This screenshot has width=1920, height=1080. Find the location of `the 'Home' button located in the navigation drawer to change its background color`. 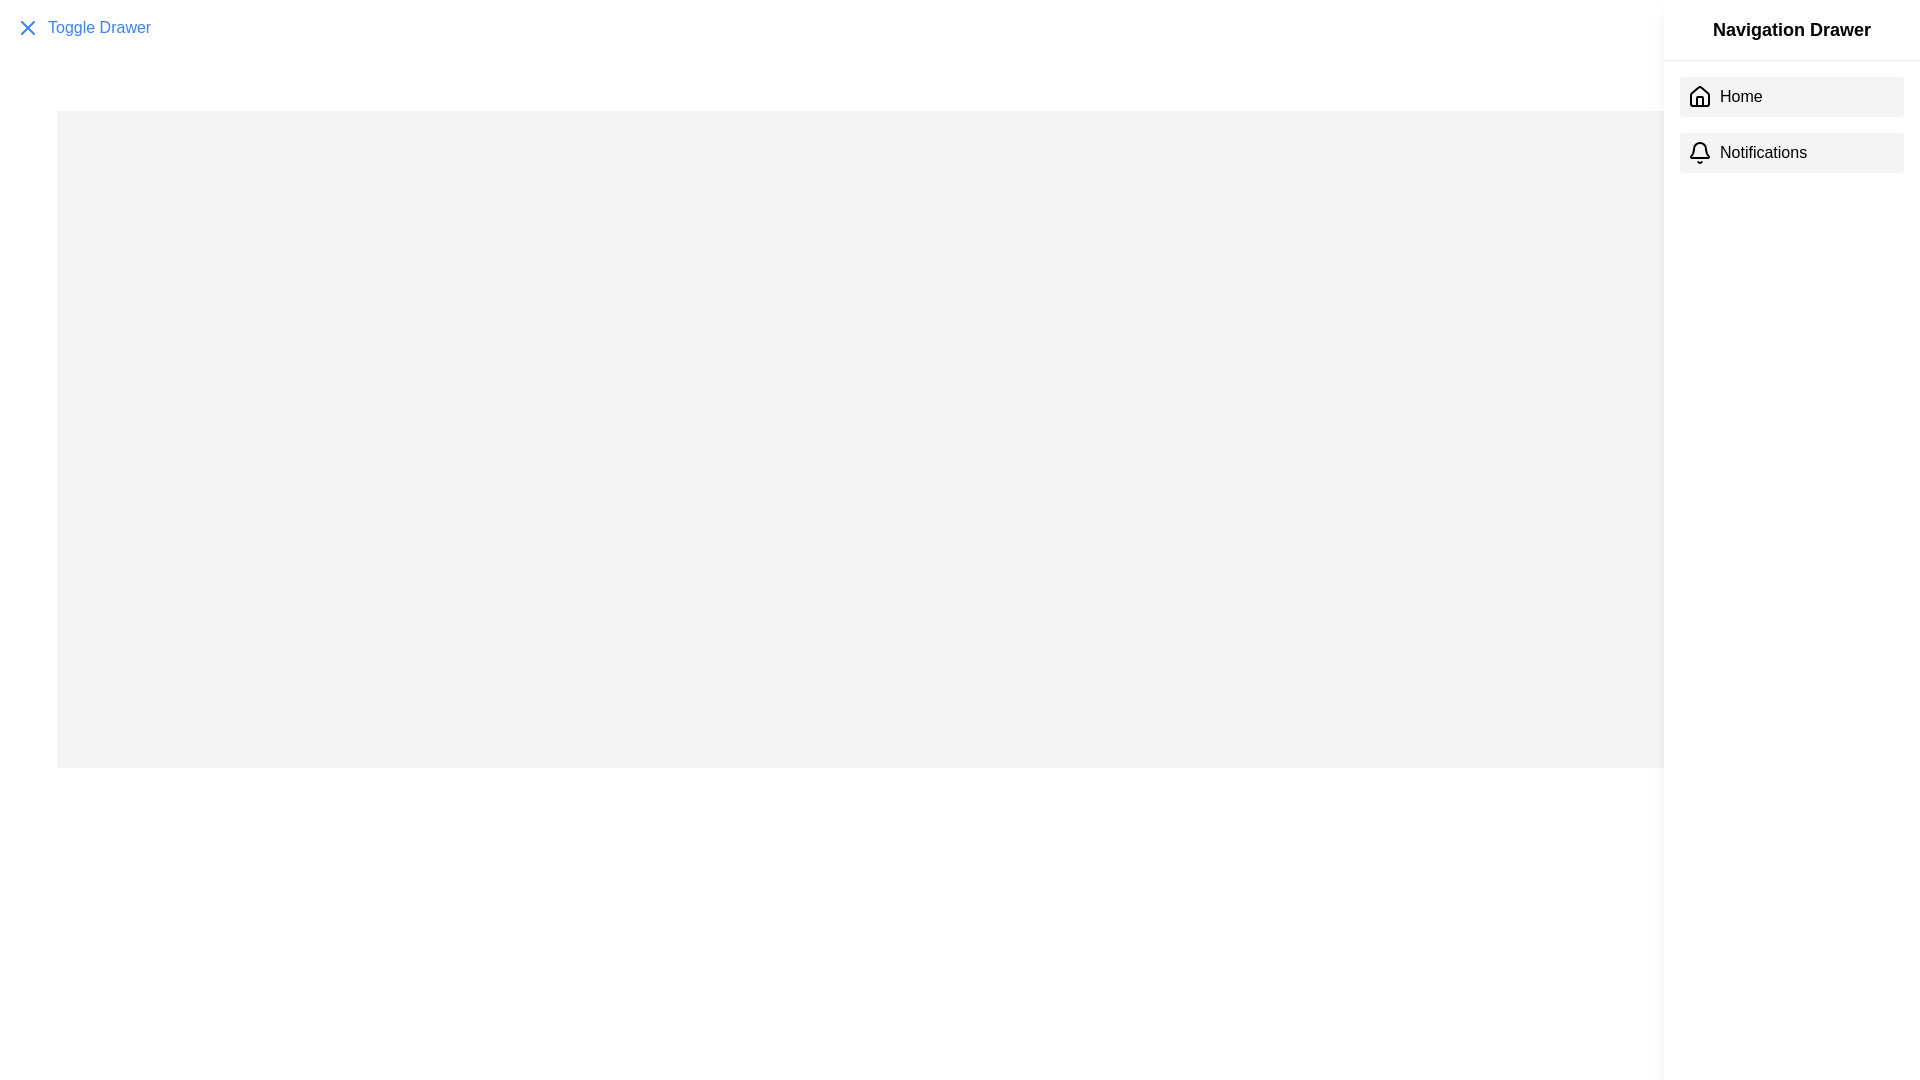

the 'Home' button located in the navigation drawer to change its background color is located at coordinates (1791, 96).